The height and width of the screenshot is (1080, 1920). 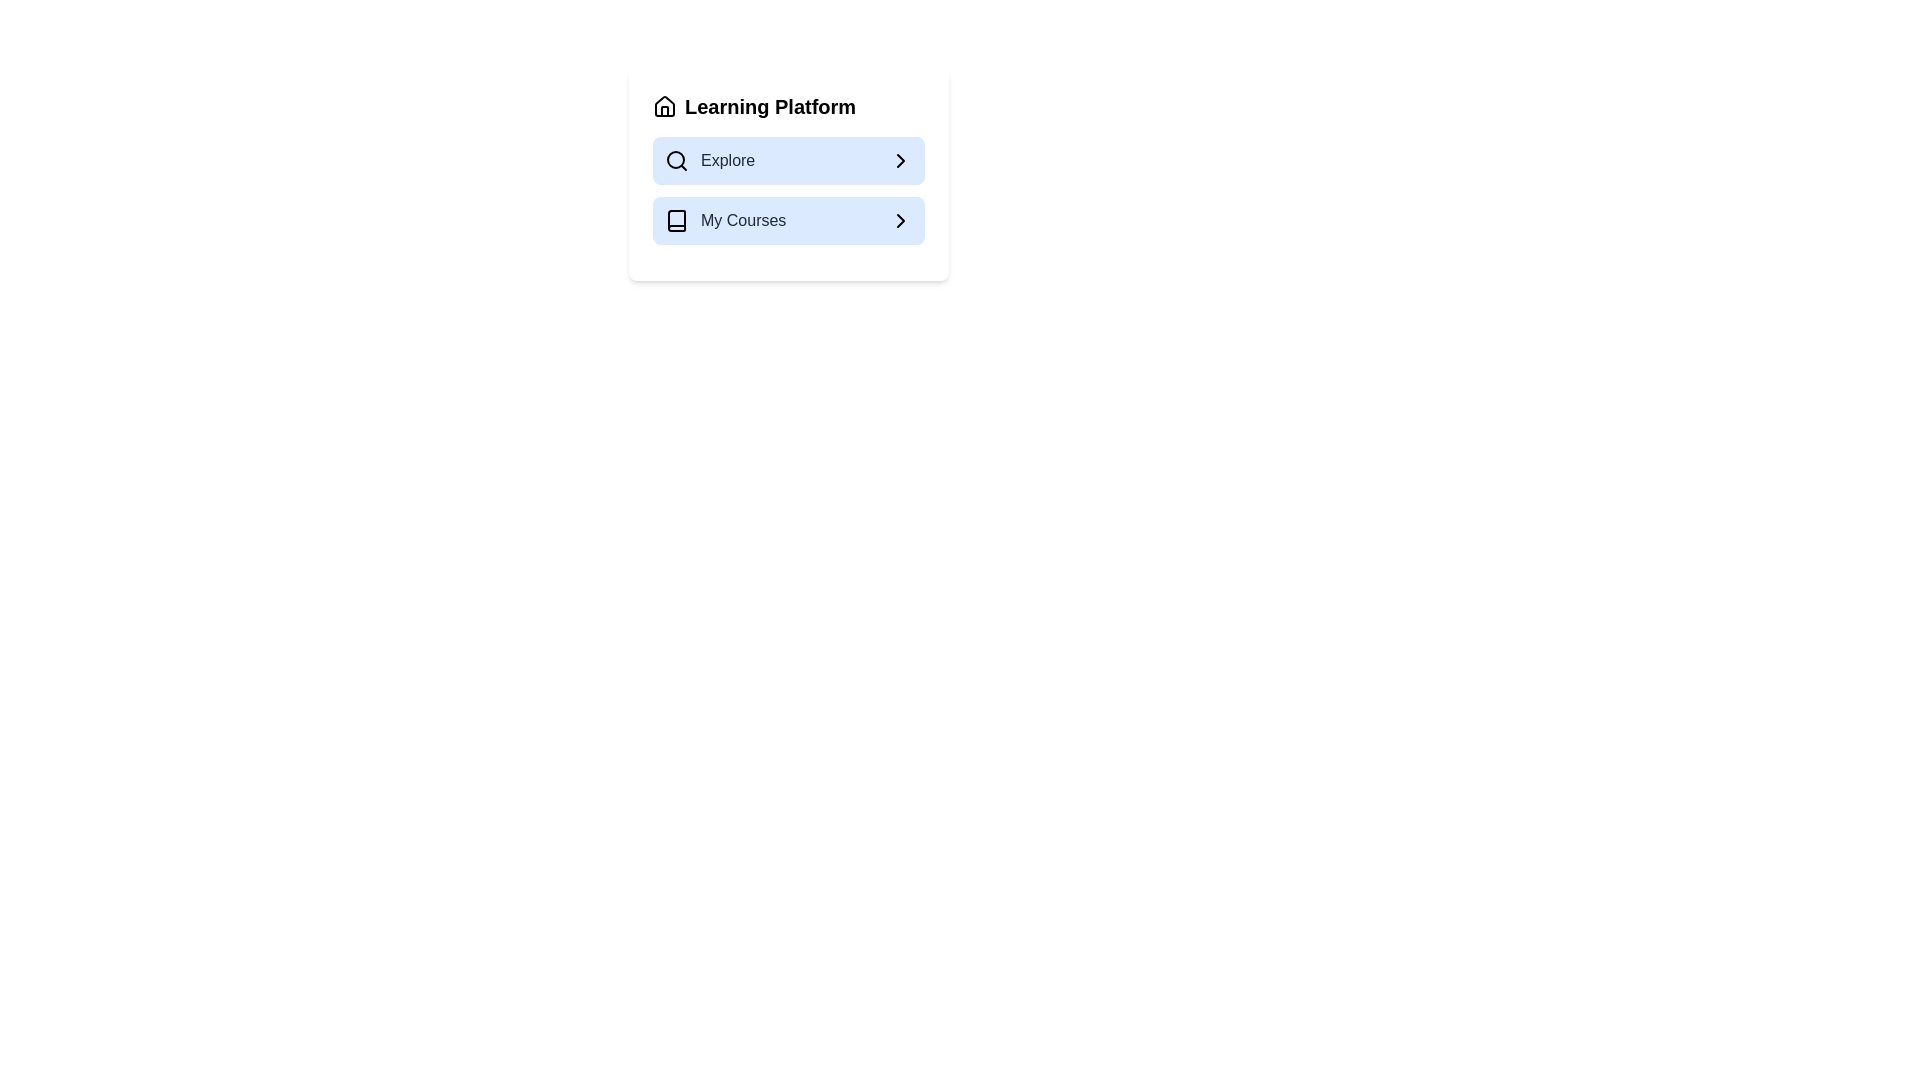 What do you see at coordinates (676, 160) in the screenshot?
I see `the magnifying glass icon located to the left of the 'Explore' text` at bounding box center [676, 160].